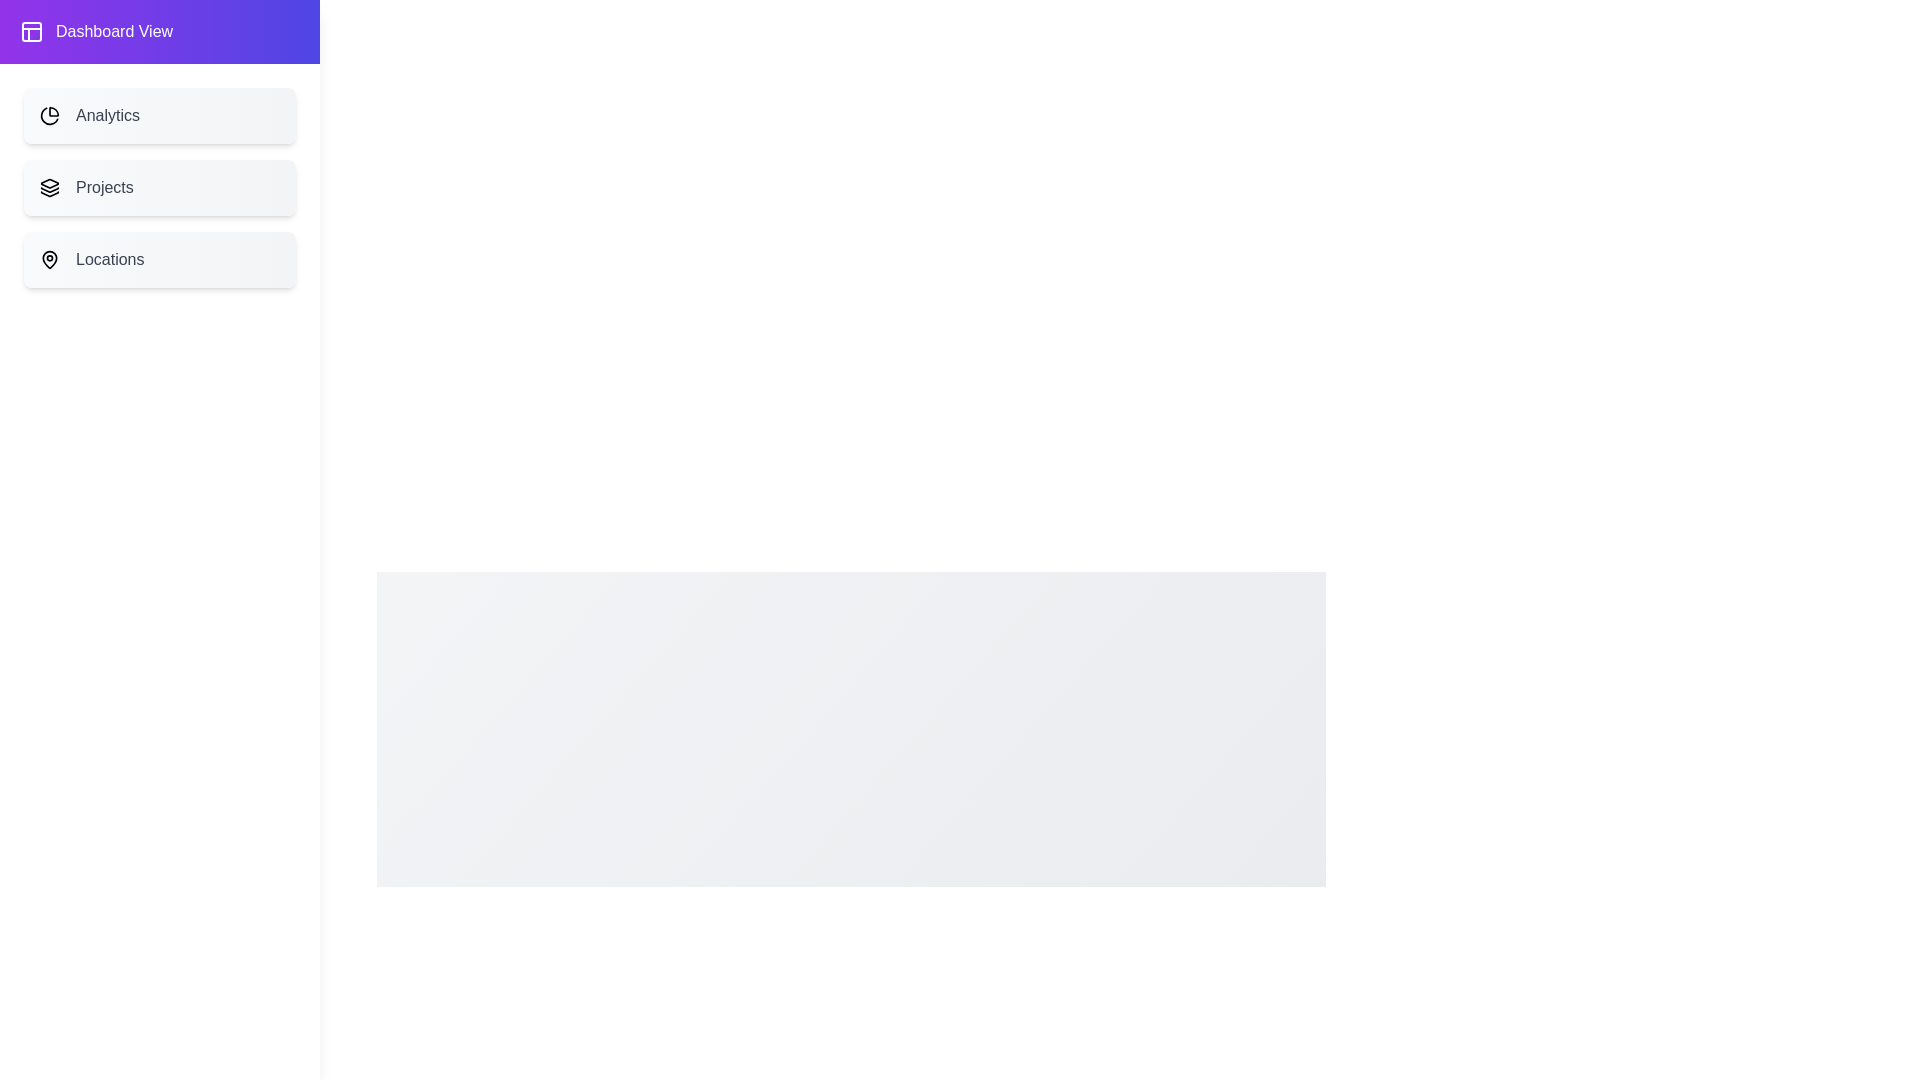  What do you see at coordinates (158, 188) in the screenshot?
I see `the menu item Projects to observe visual feedback` at bounding box center [158, 188].